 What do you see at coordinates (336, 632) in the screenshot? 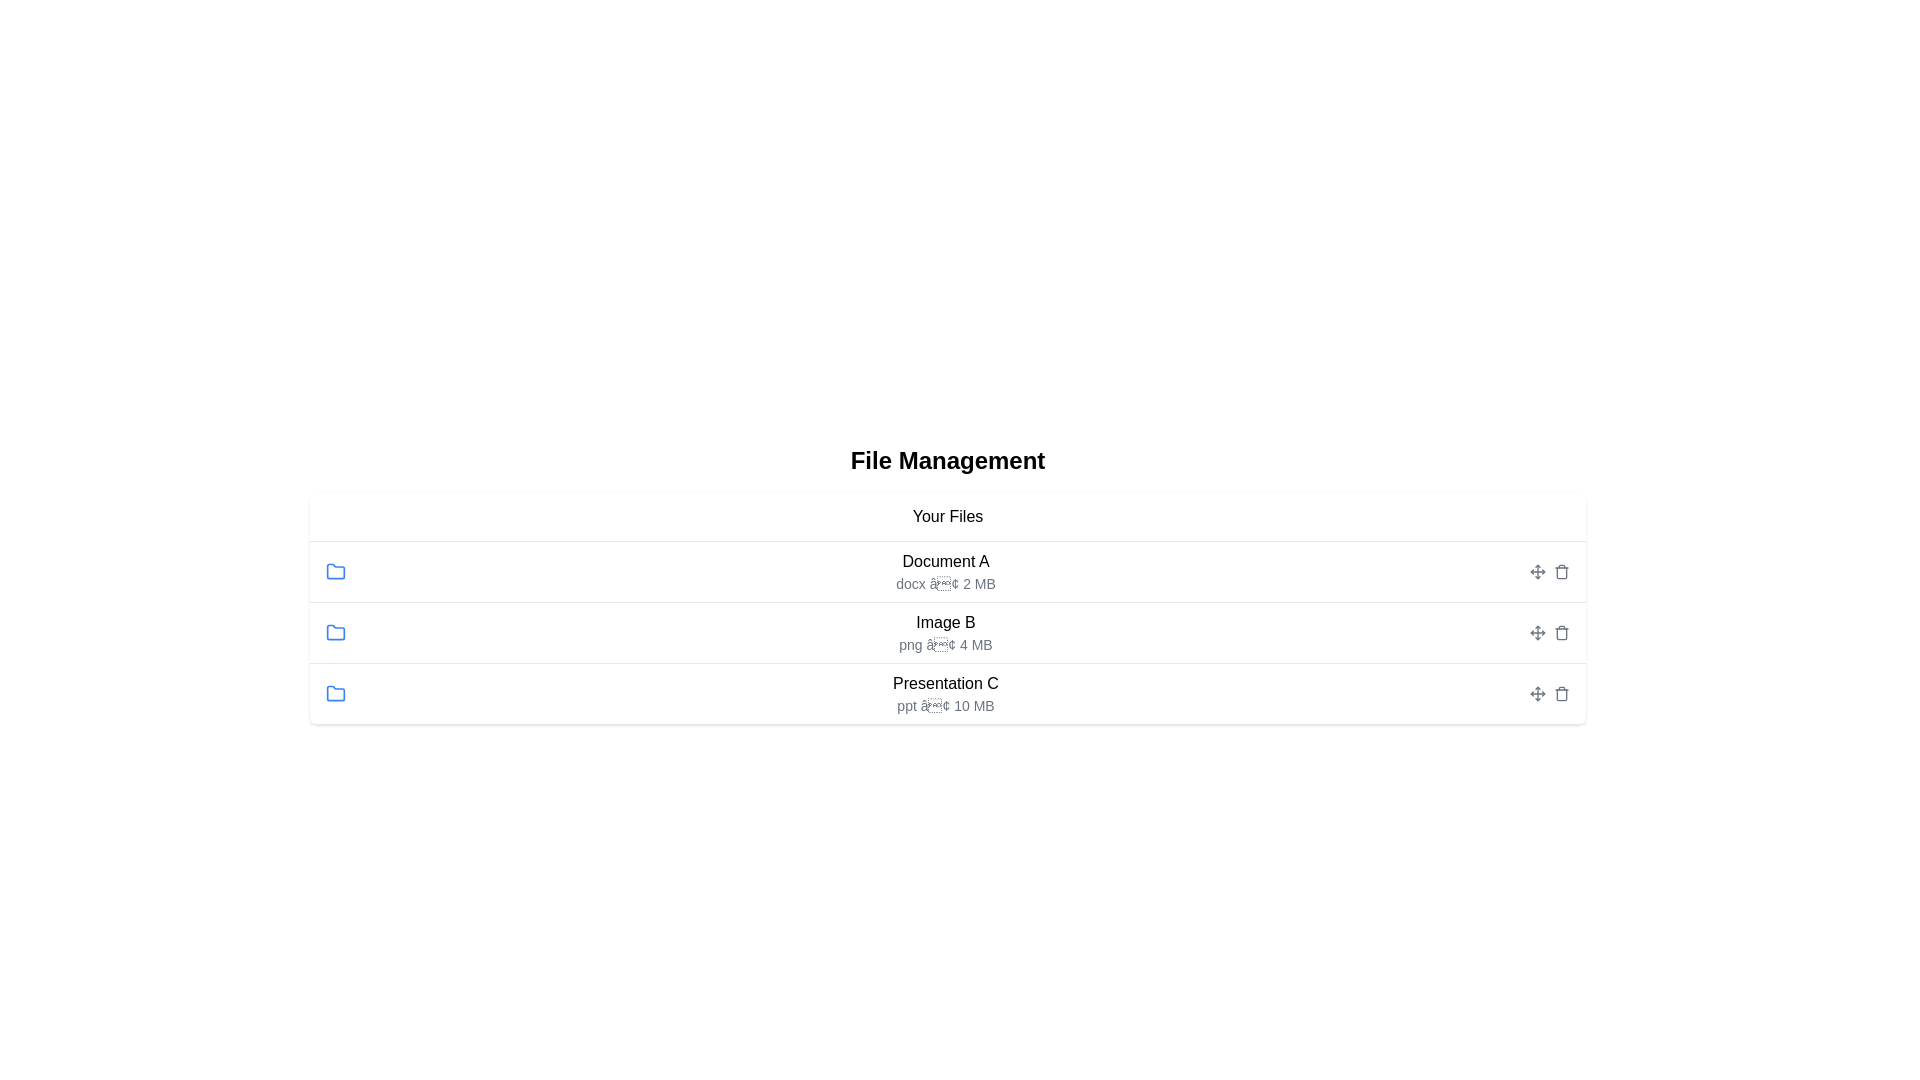
I see `the folder icon positioned in the second row of the file list, located directly to the left of the text 'Image B'` at bounding box center [336, 632].